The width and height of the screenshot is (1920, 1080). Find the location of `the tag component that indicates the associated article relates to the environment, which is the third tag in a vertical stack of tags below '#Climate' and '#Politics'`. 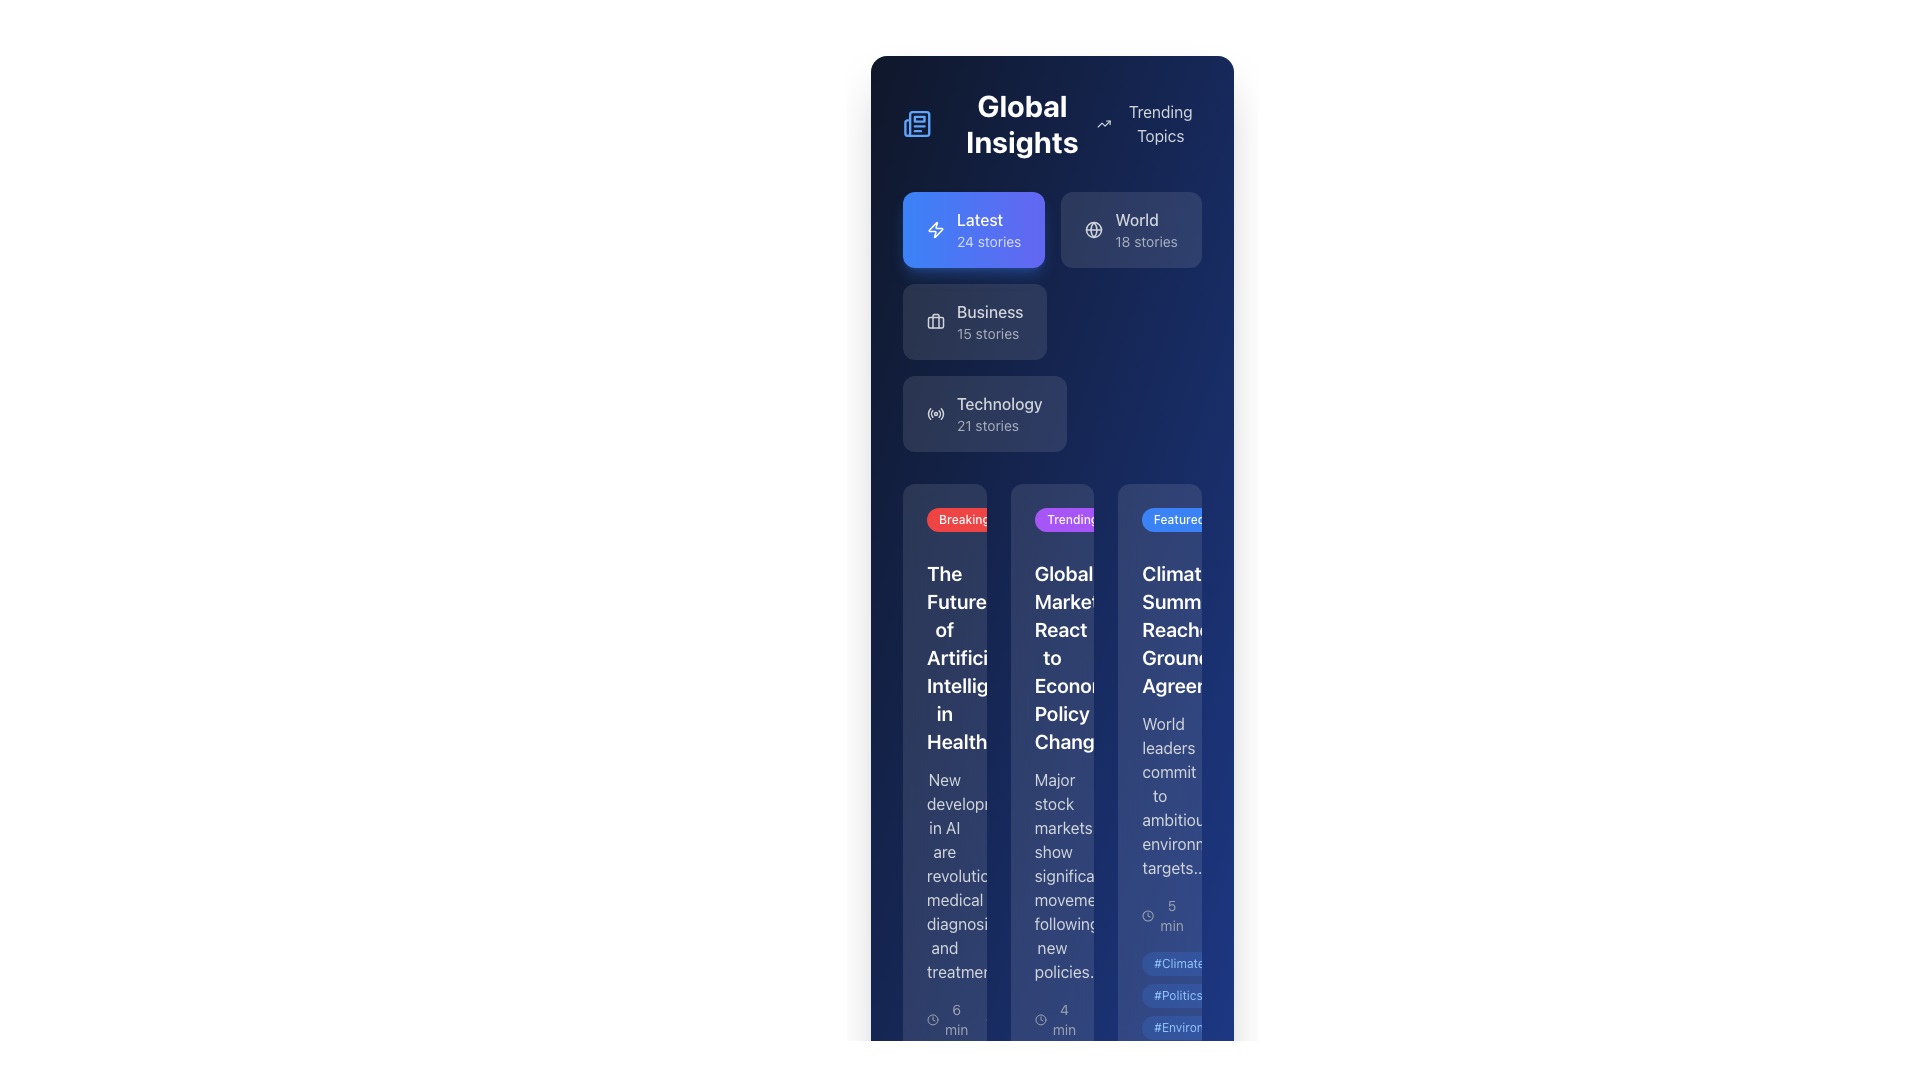

the tag component that indicates the associated article relates to the environment, which is the third tag in a vertical stack of tags below '#Climate' and '#Politics' is located at coordinates (1193, 1028).